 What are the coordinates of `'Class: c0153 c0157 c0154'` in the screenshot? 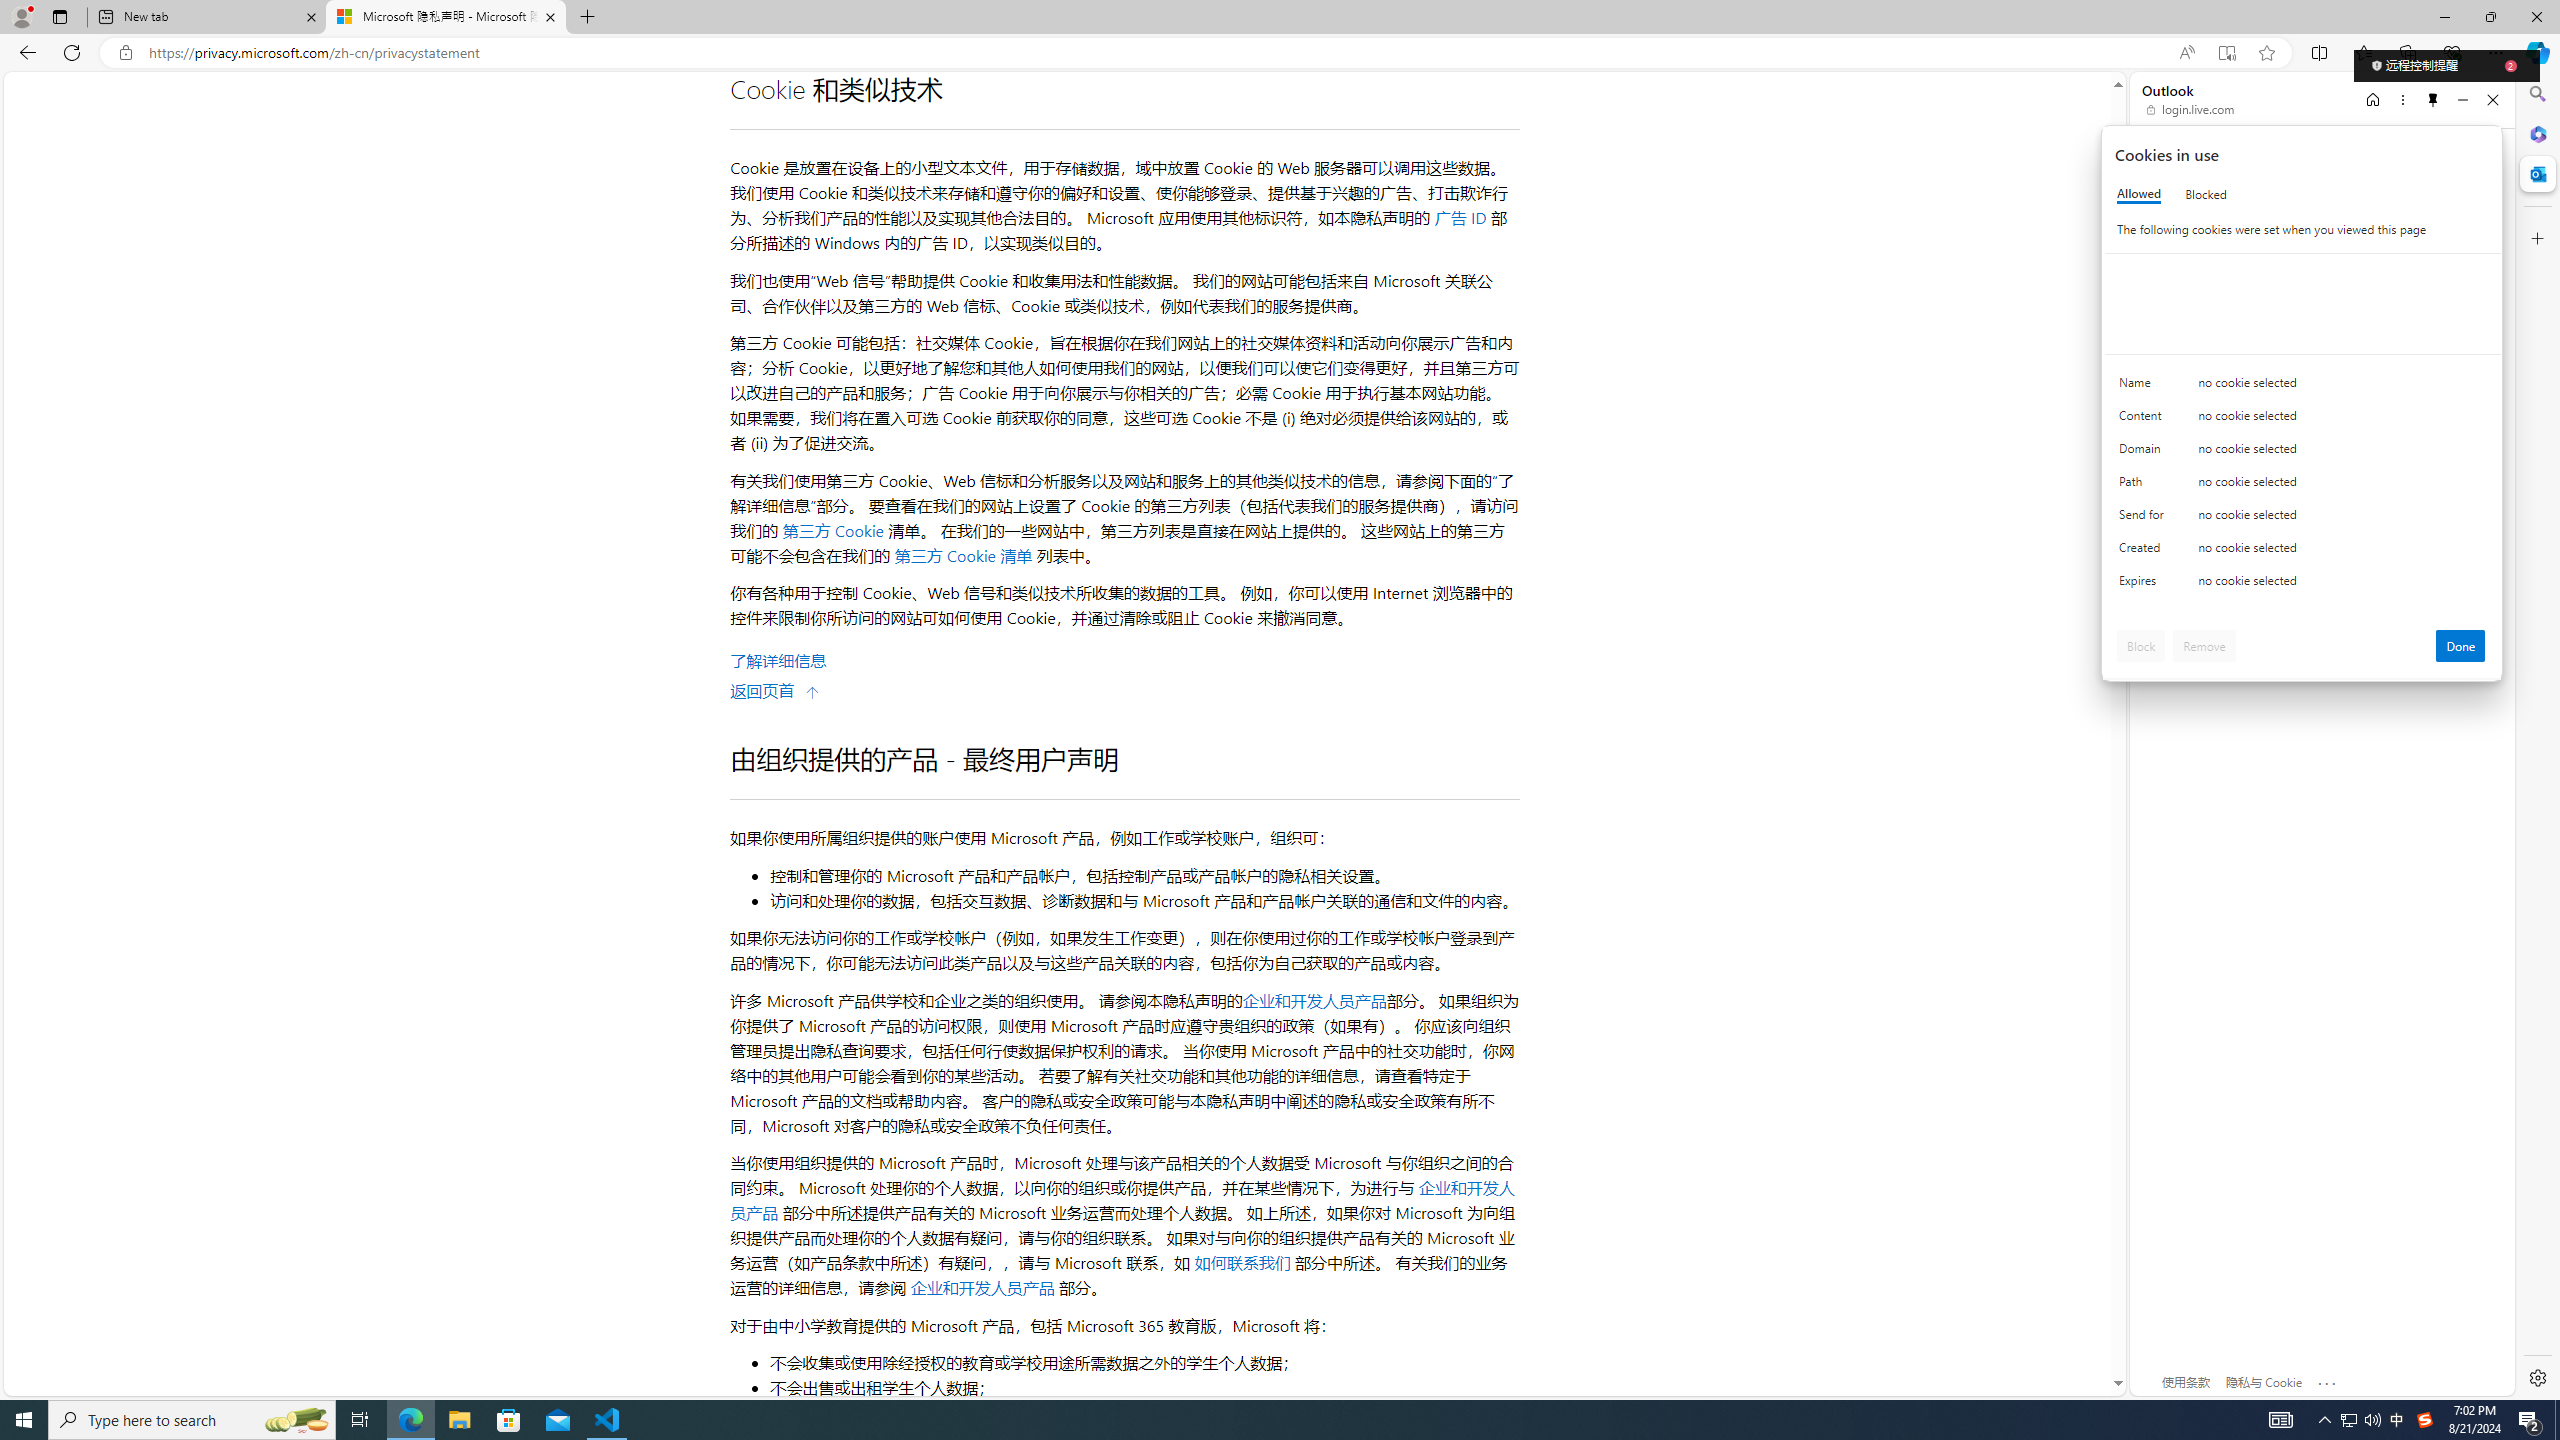 It's located at (2302, 387).